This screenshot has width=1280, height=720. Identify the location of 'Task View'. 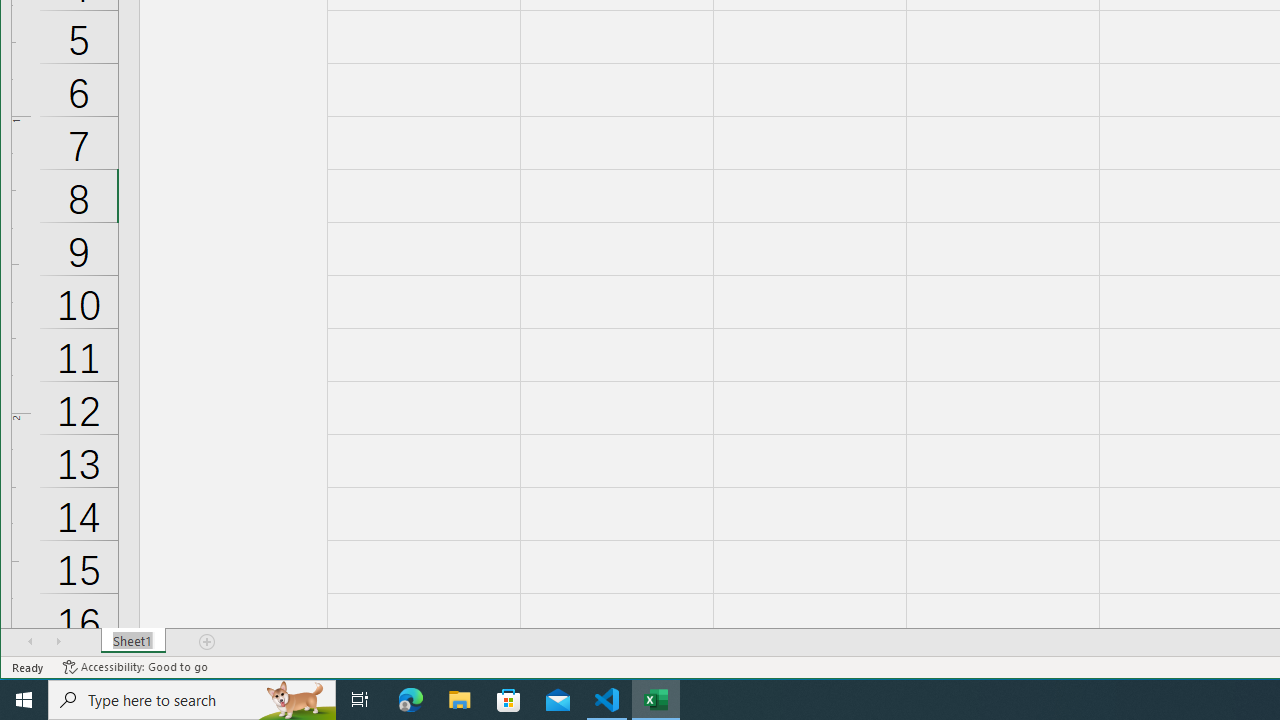
(359, 698).